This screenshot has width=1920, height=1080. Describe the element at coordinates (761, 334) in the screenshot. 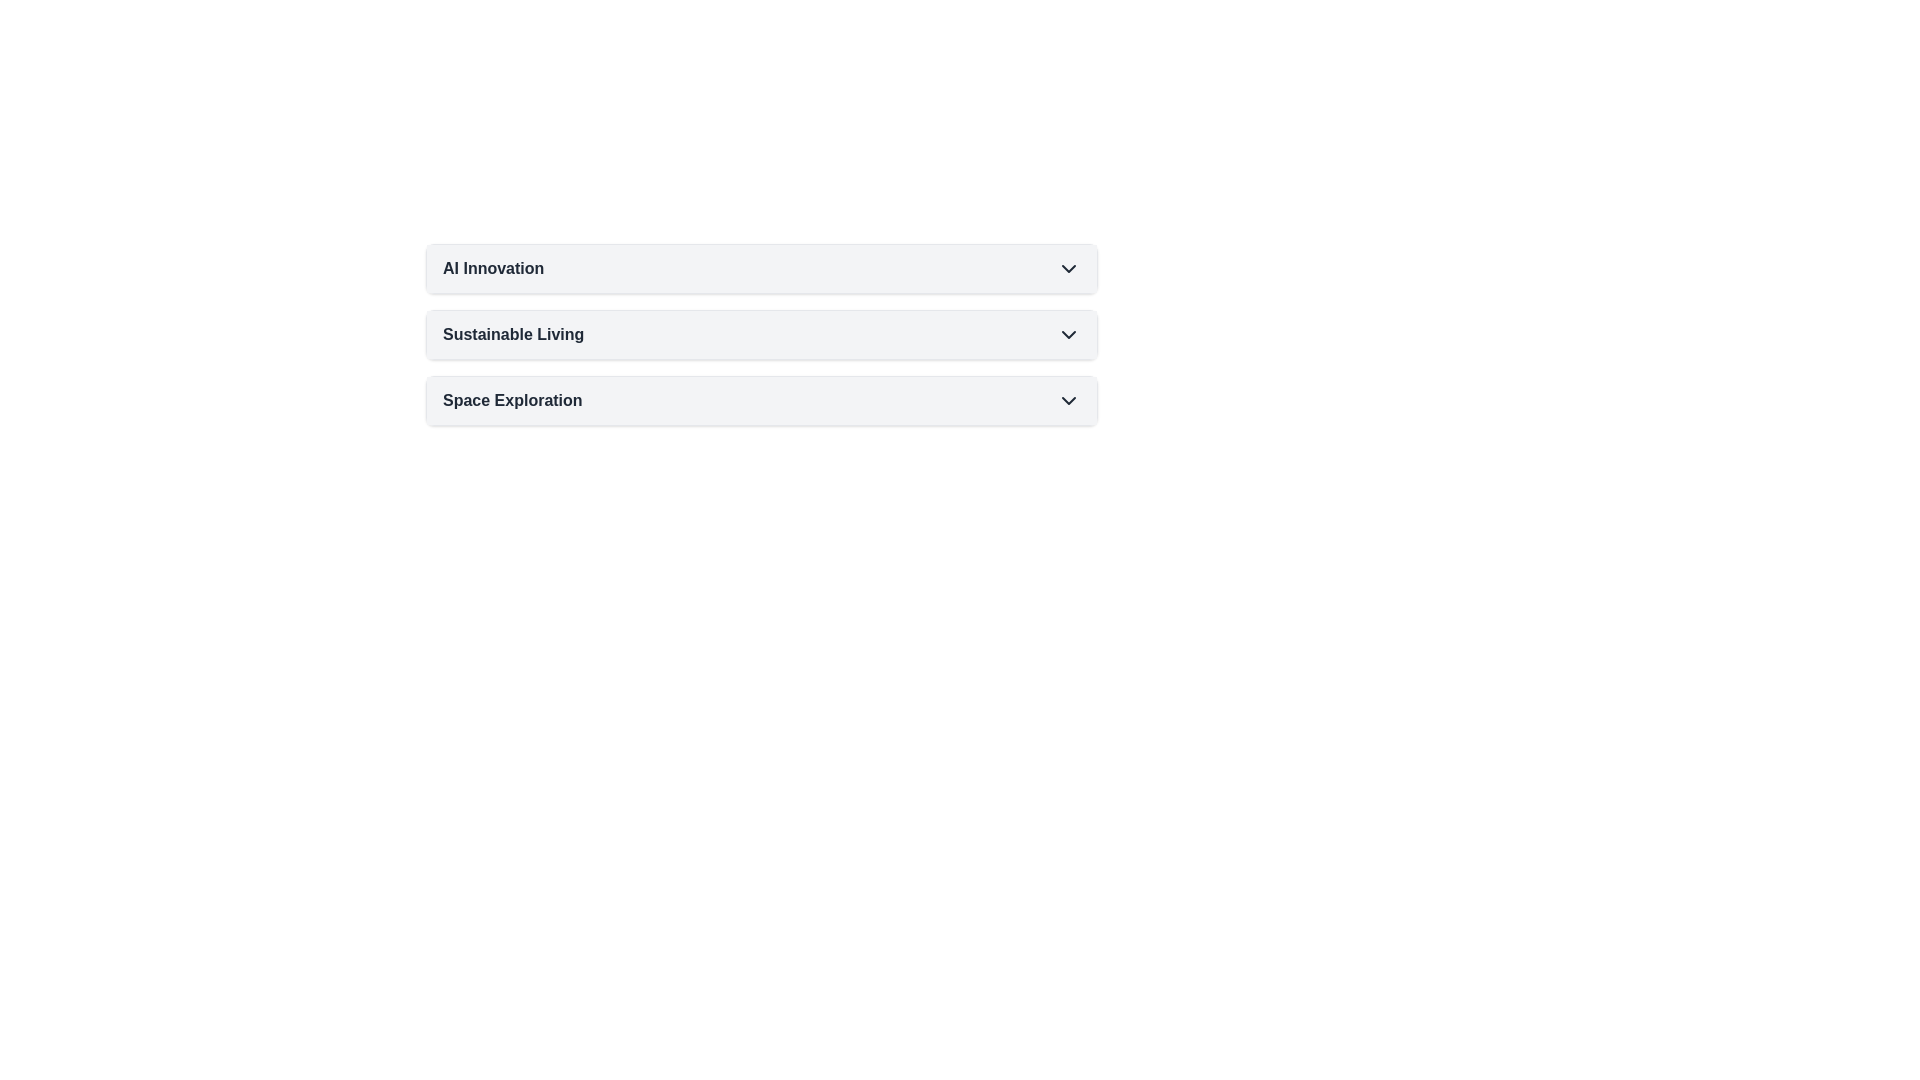

I see `the 'Sustainable Living' collapsible menu item` at that location.